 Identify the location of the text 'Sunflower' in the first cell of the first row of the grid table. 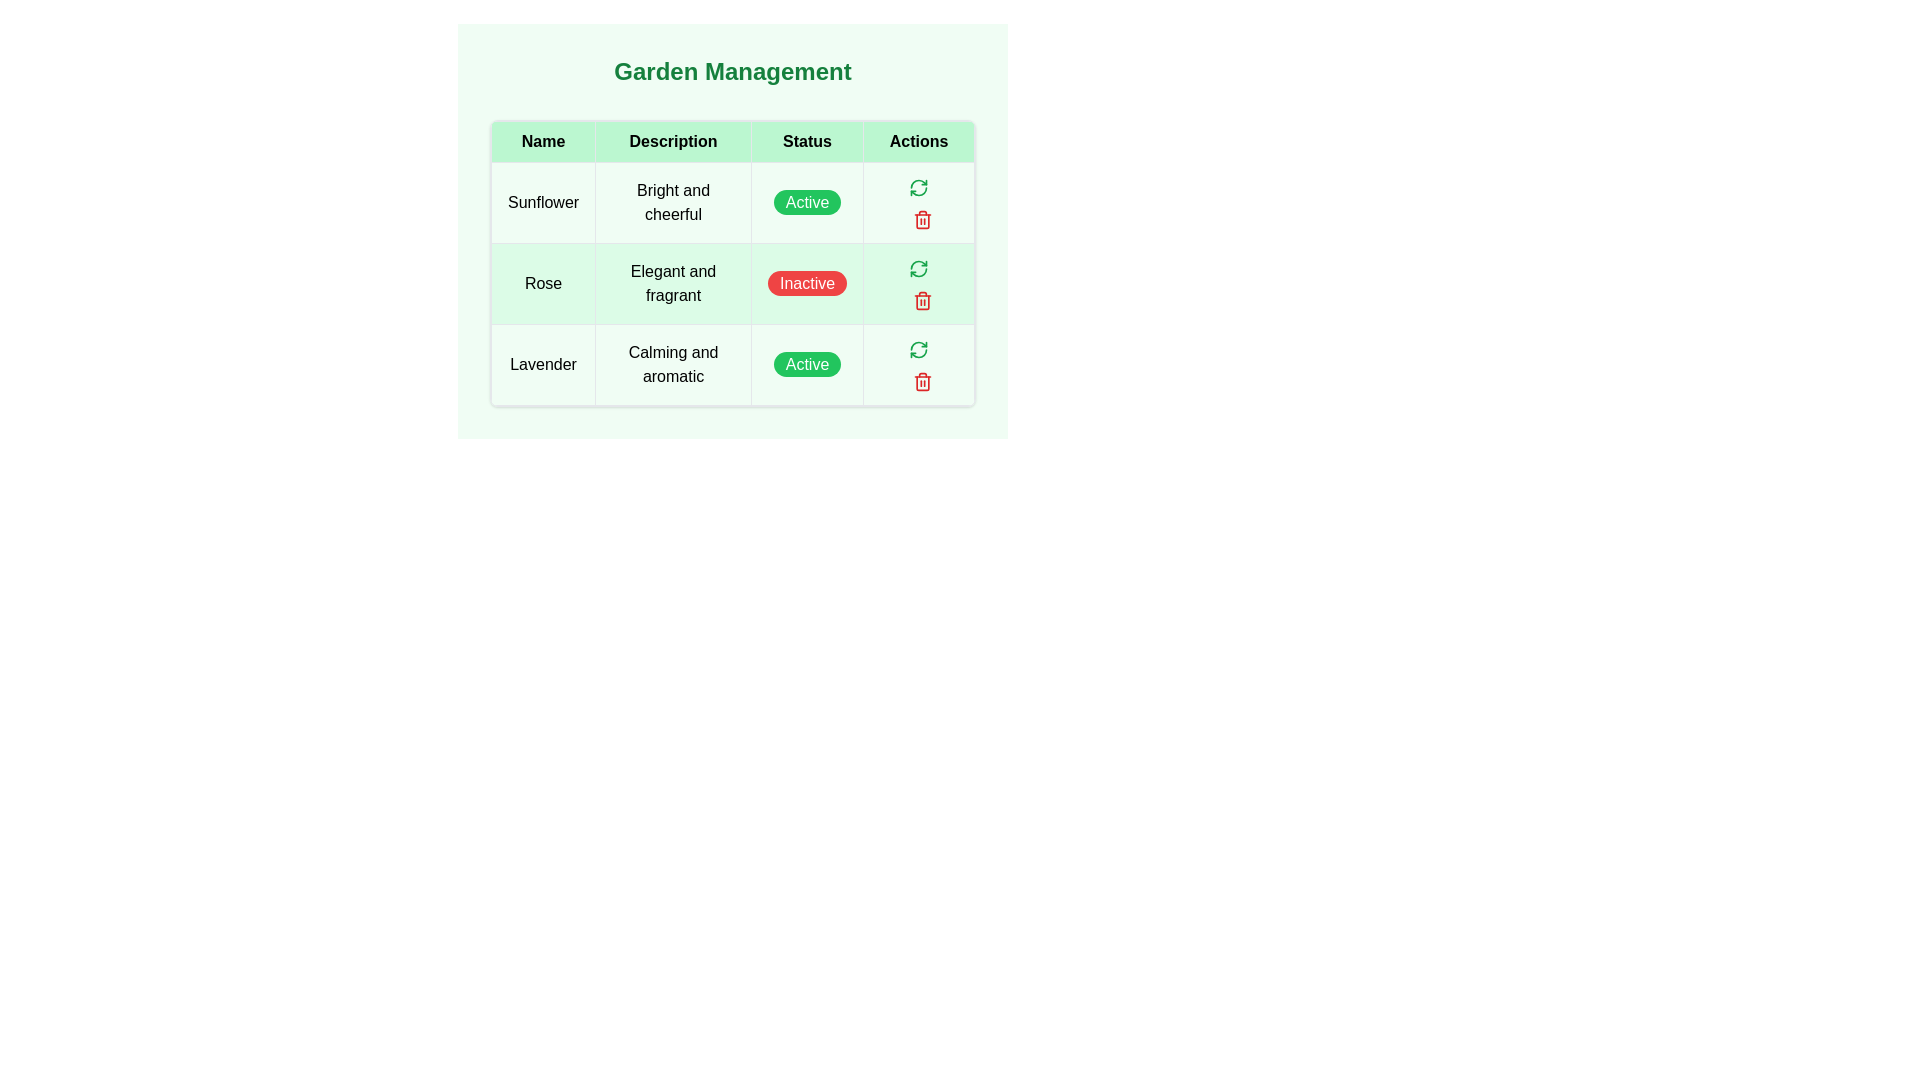
(543, 203).